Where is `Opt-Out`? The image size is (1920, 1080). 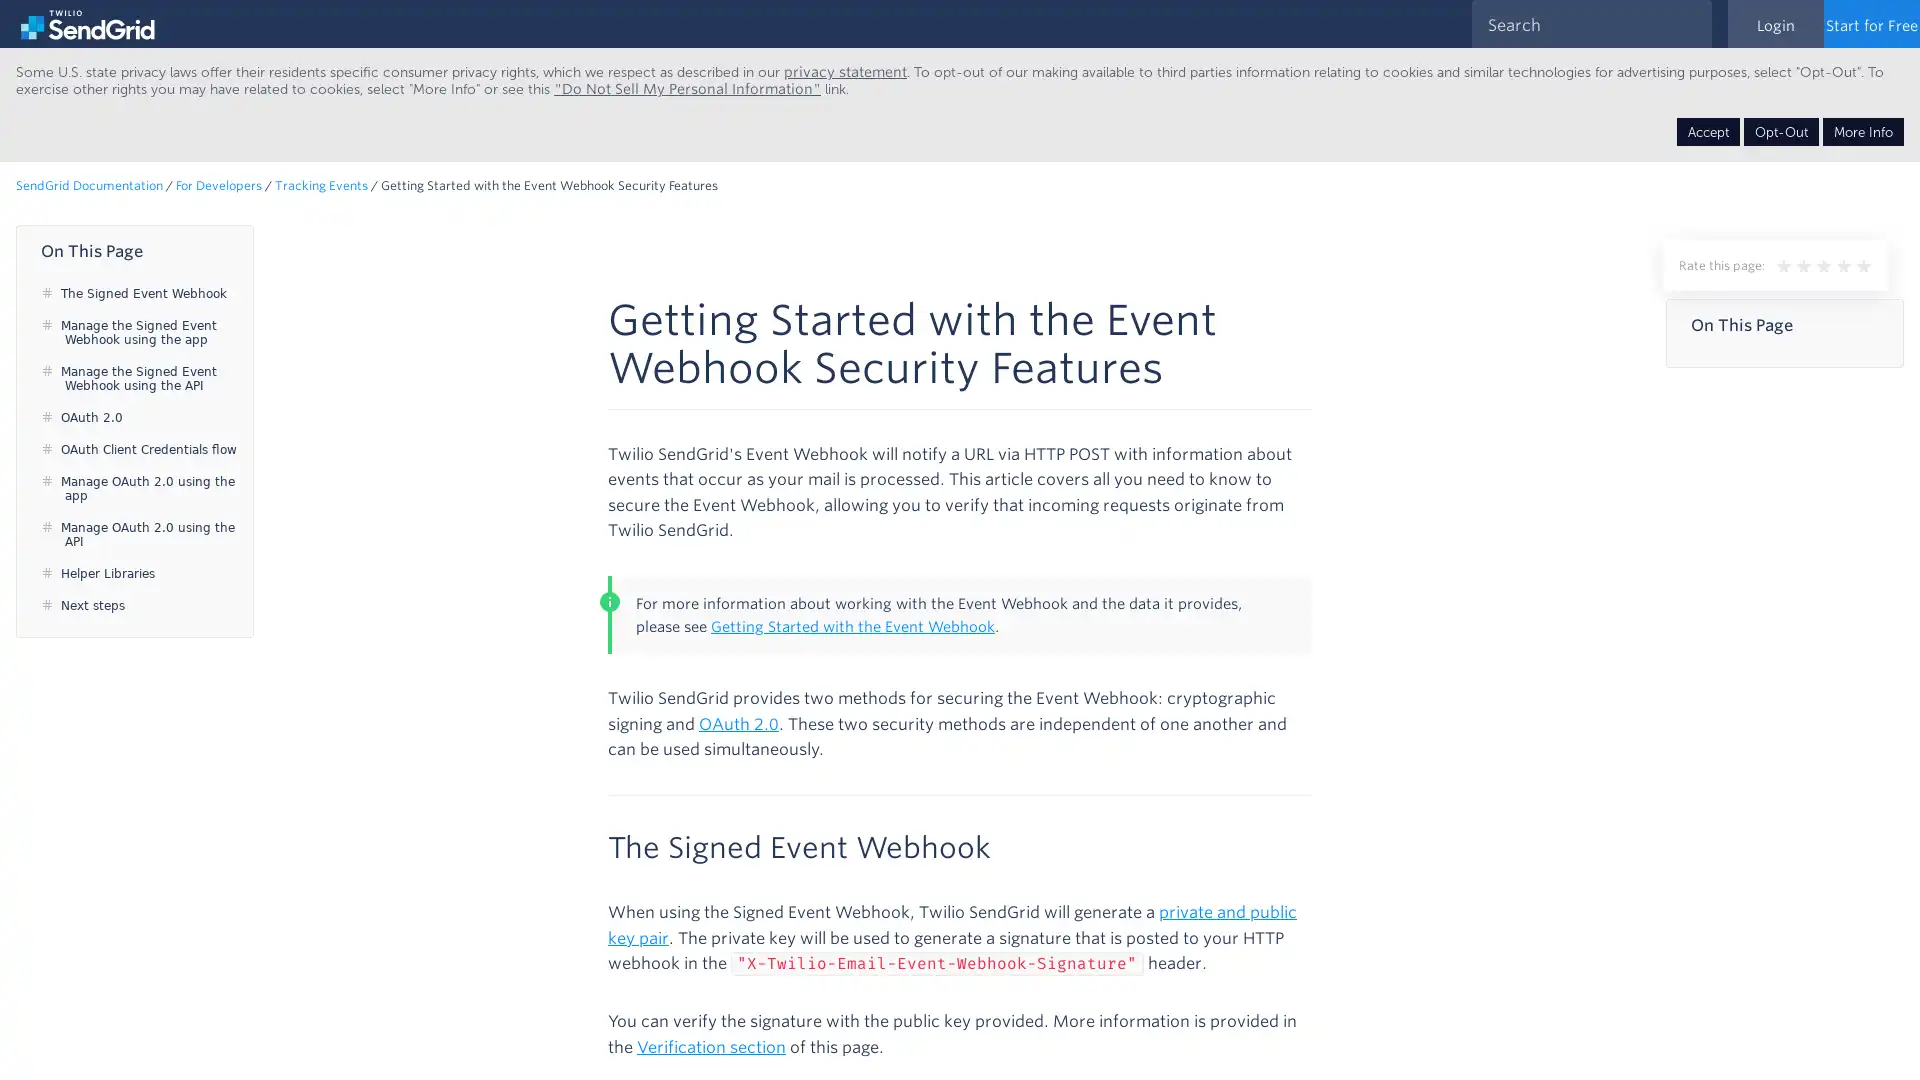 Opt-Out is located at coordinates (1781, 131).